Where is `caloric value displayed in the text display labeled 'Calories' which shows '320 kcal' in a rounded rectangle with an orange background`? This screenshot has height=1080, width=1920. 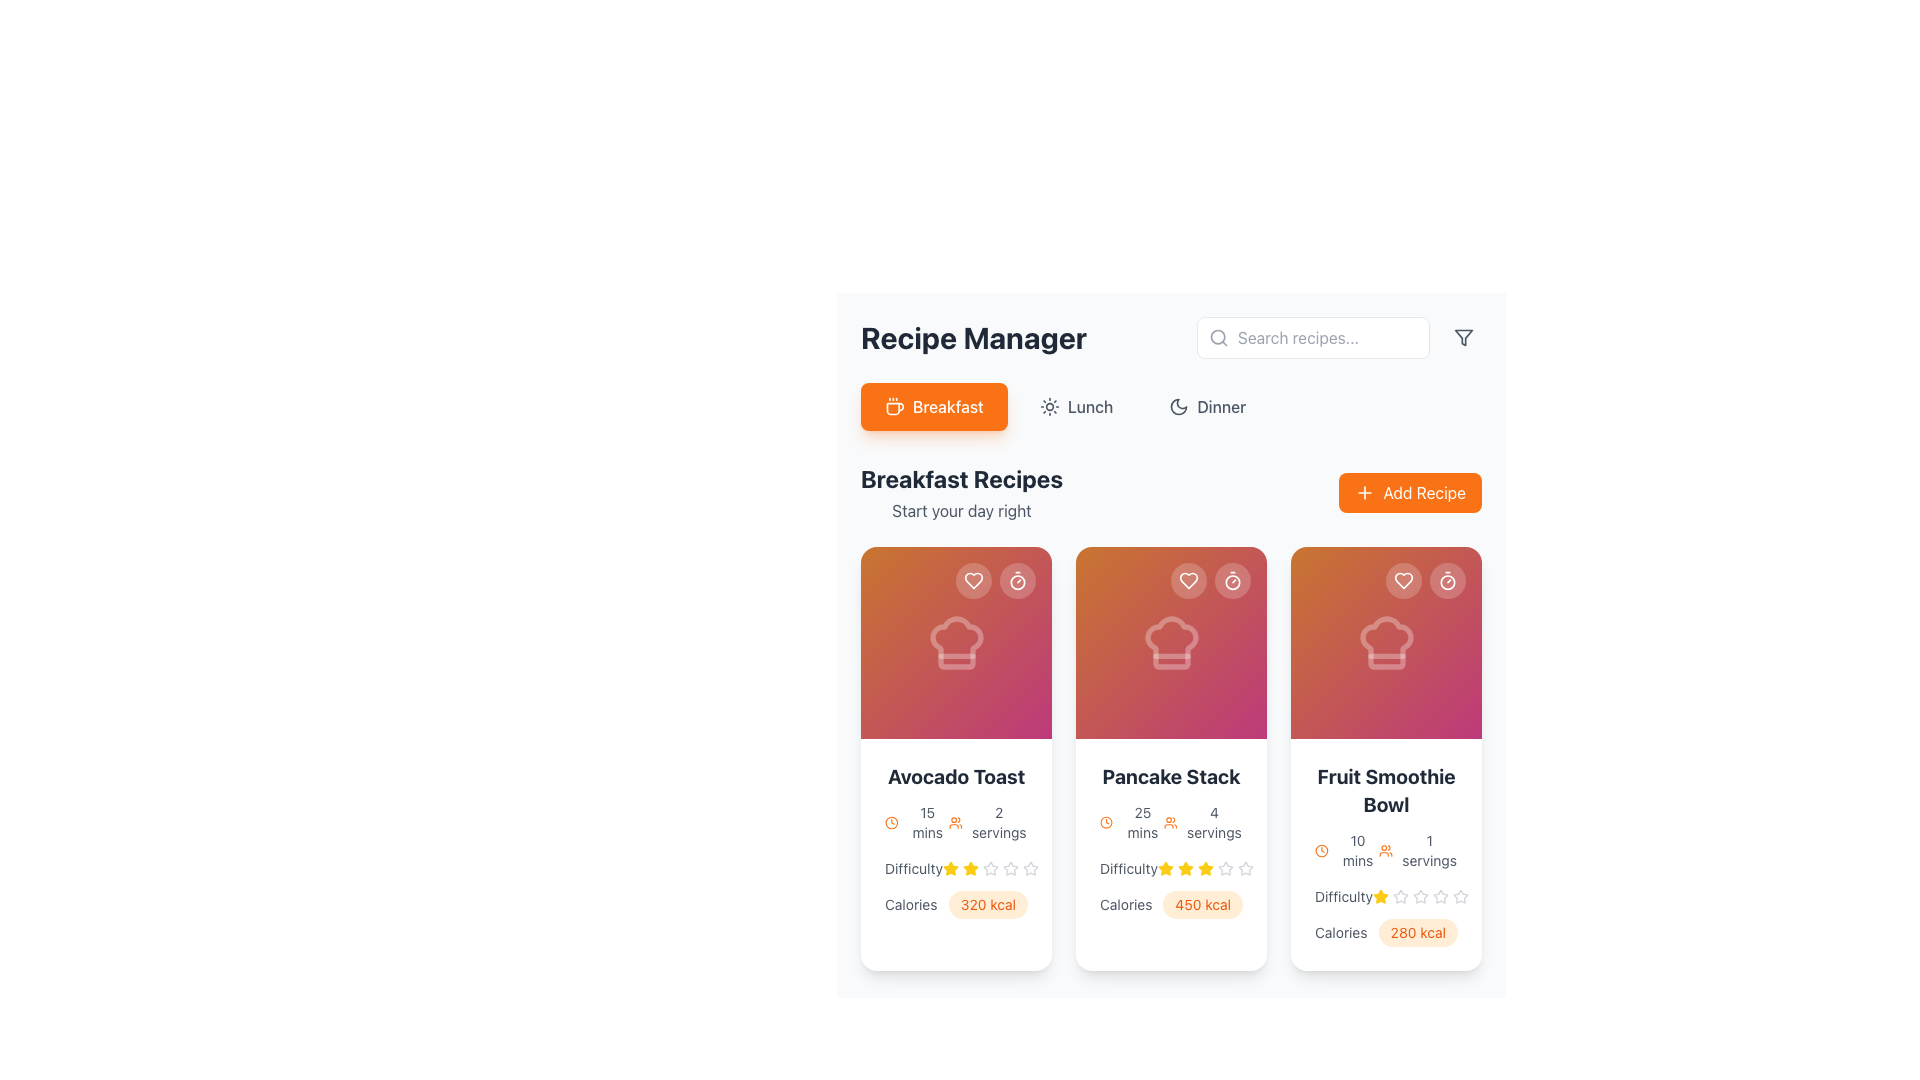
caloric value displayed in the text display labeled 'Calories' which shows '320 kcal' in a rounded rectangle with an orange background is located at coordinates (955, 887).